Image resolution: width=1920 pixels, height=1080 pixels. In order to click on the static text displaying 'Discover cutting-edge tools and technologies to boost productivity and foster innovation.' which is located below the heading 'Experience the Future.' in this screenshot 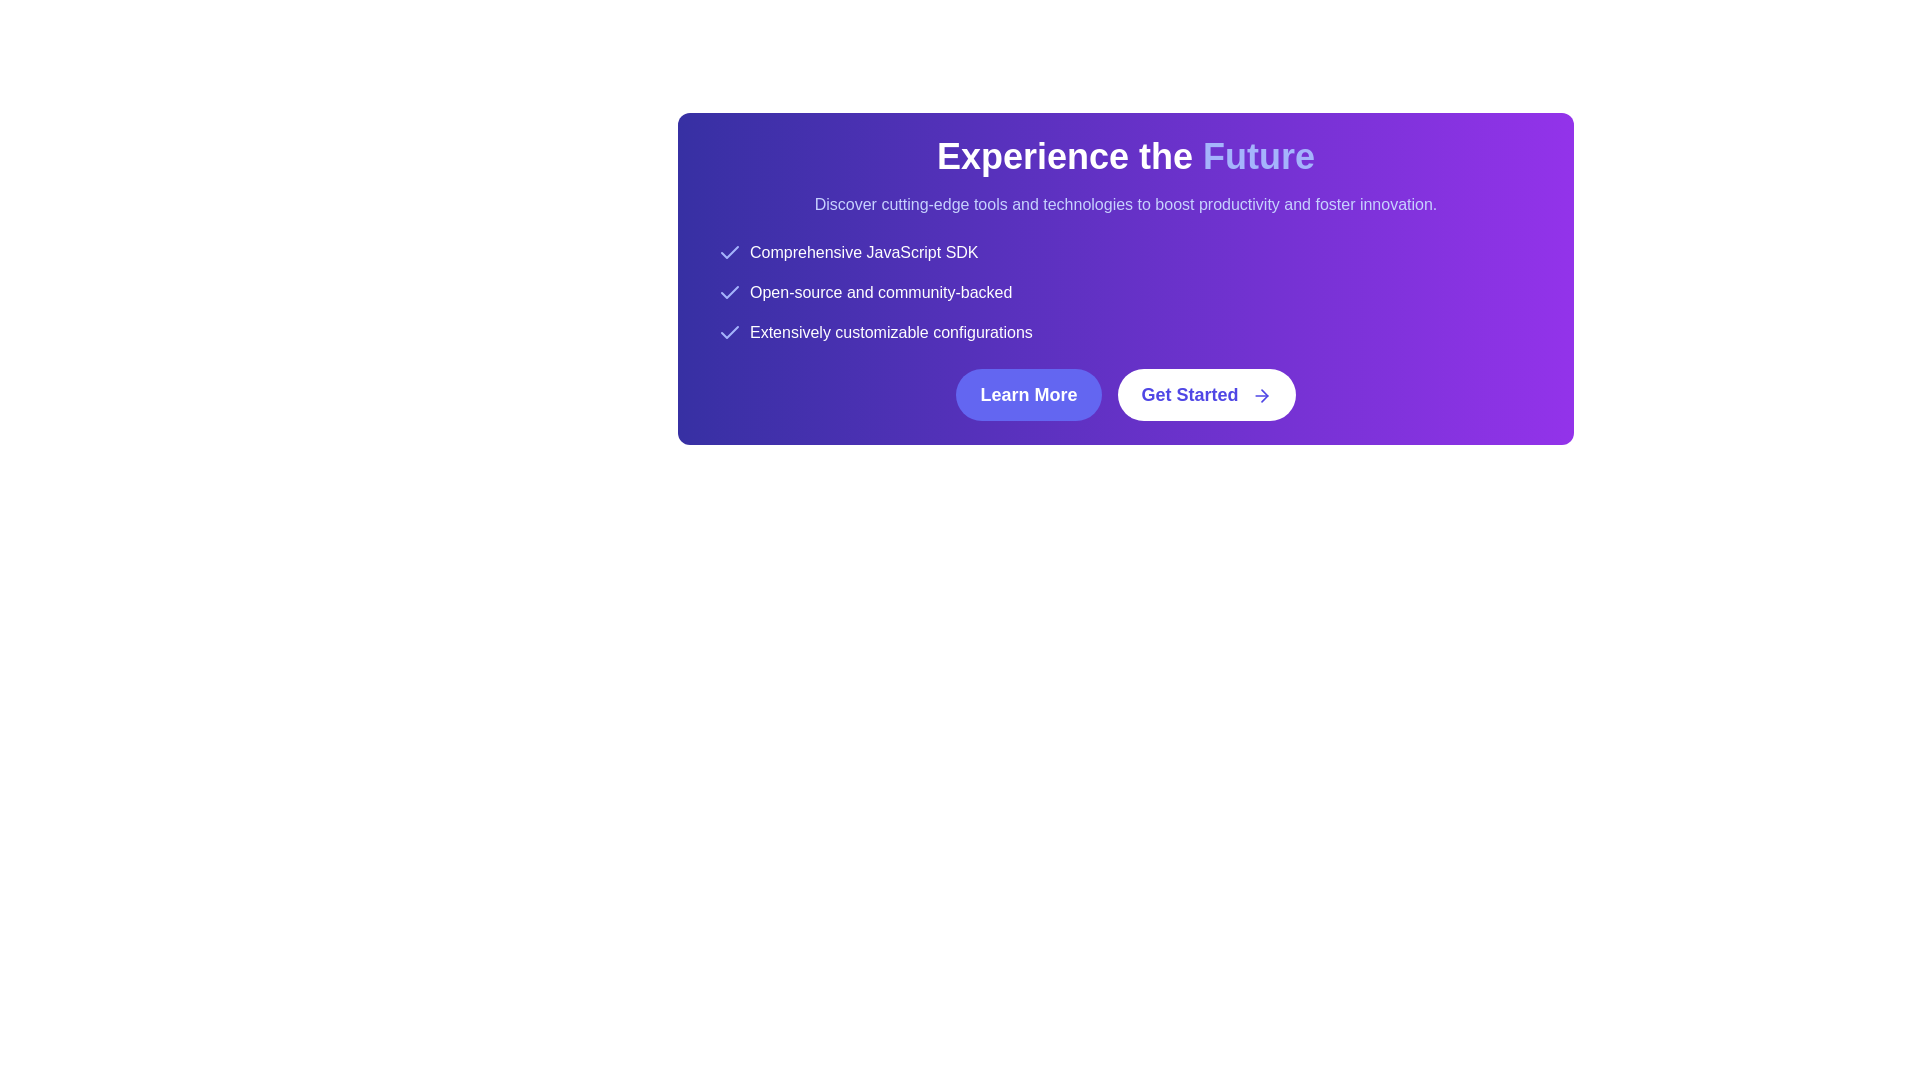, I will do `click(1126, 204)`.